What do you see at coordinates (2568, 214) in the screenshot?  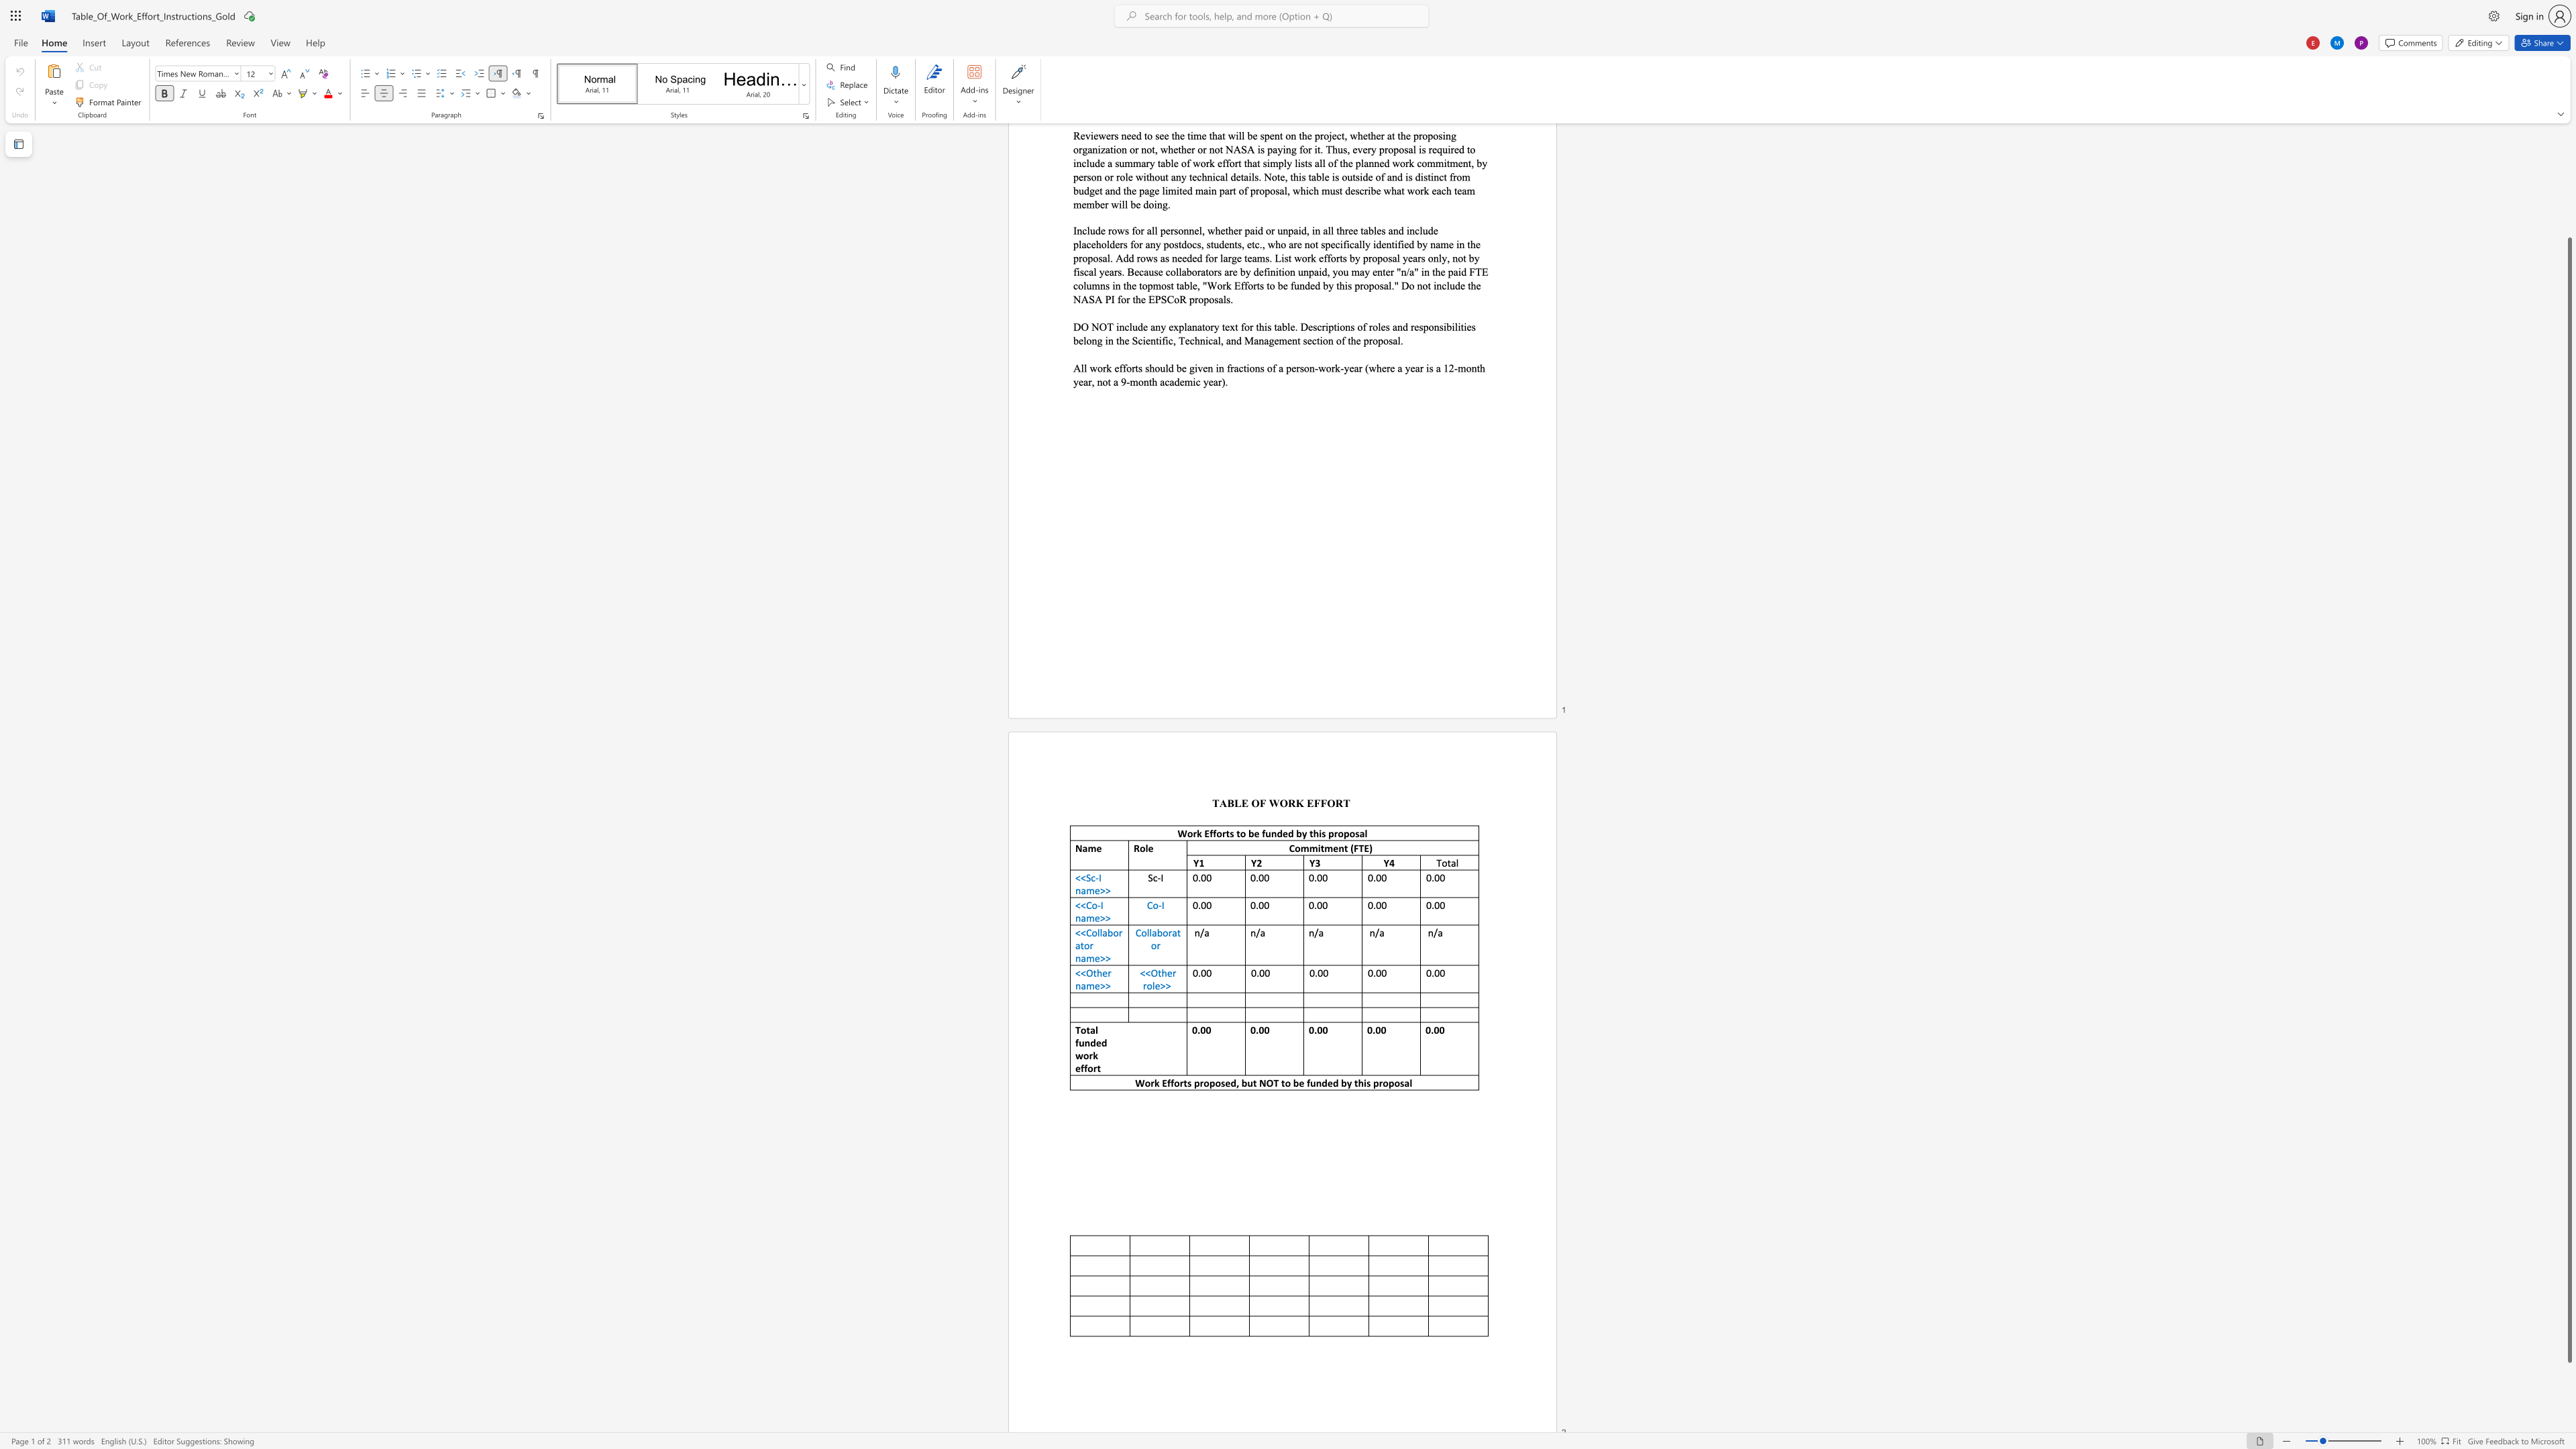 I see `the scrollbar to scroll the page up` at bounding box center [2568, 214].